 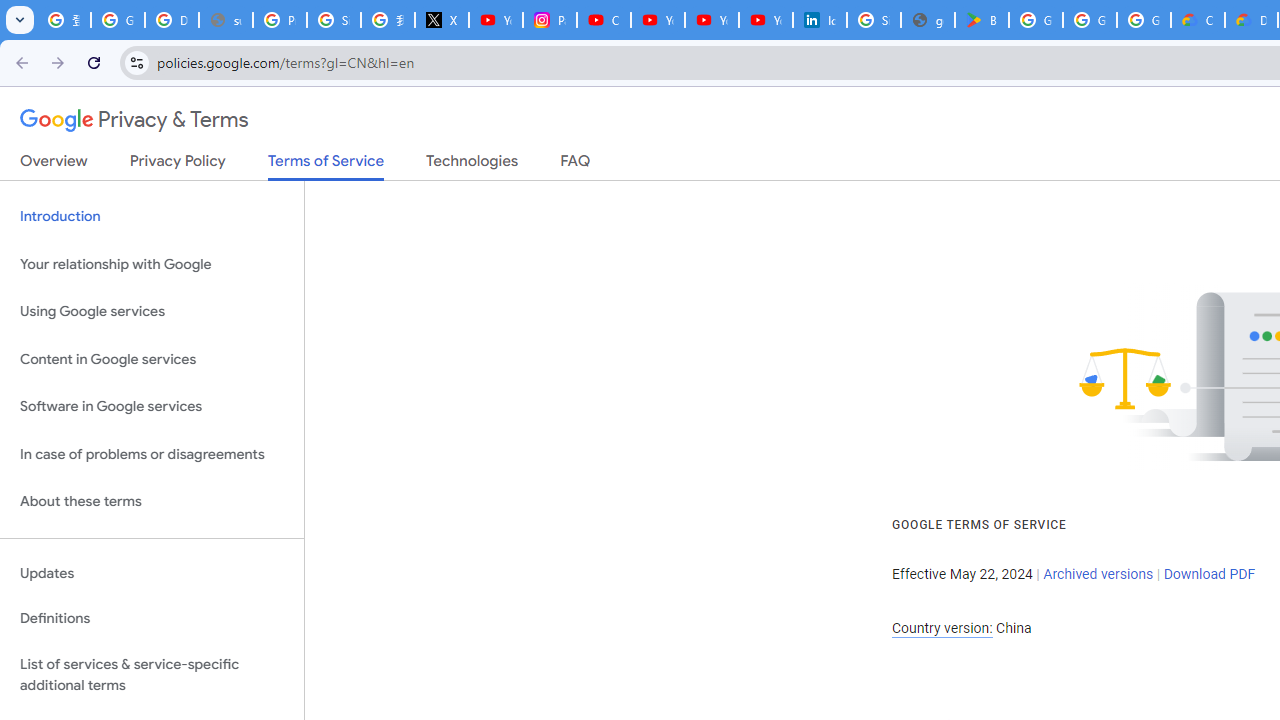 I want to click on 'Customer Care | Google Cloud', so click(x=1198, y=20).